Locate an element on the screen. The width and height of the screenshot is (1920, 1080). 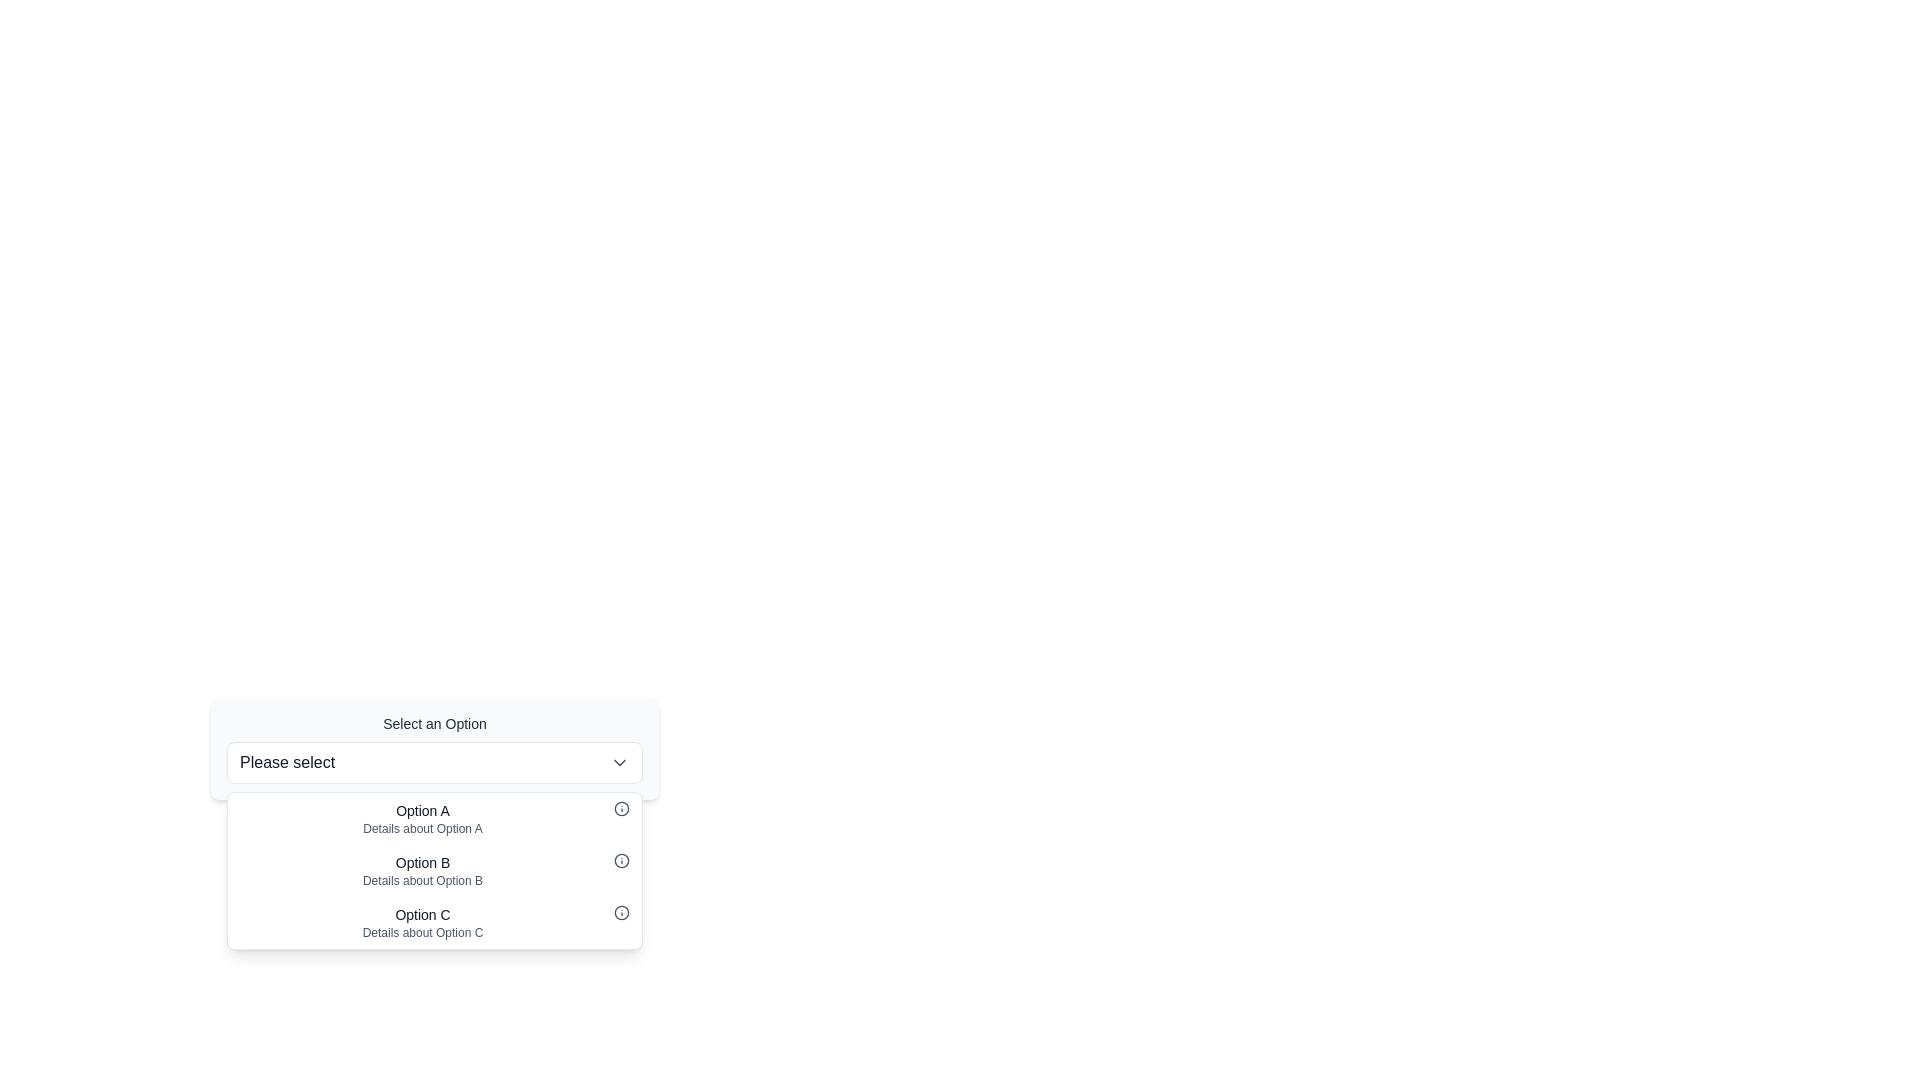
the 'Option A' selection in the dropdown menu is located at coordinates (421, 818).